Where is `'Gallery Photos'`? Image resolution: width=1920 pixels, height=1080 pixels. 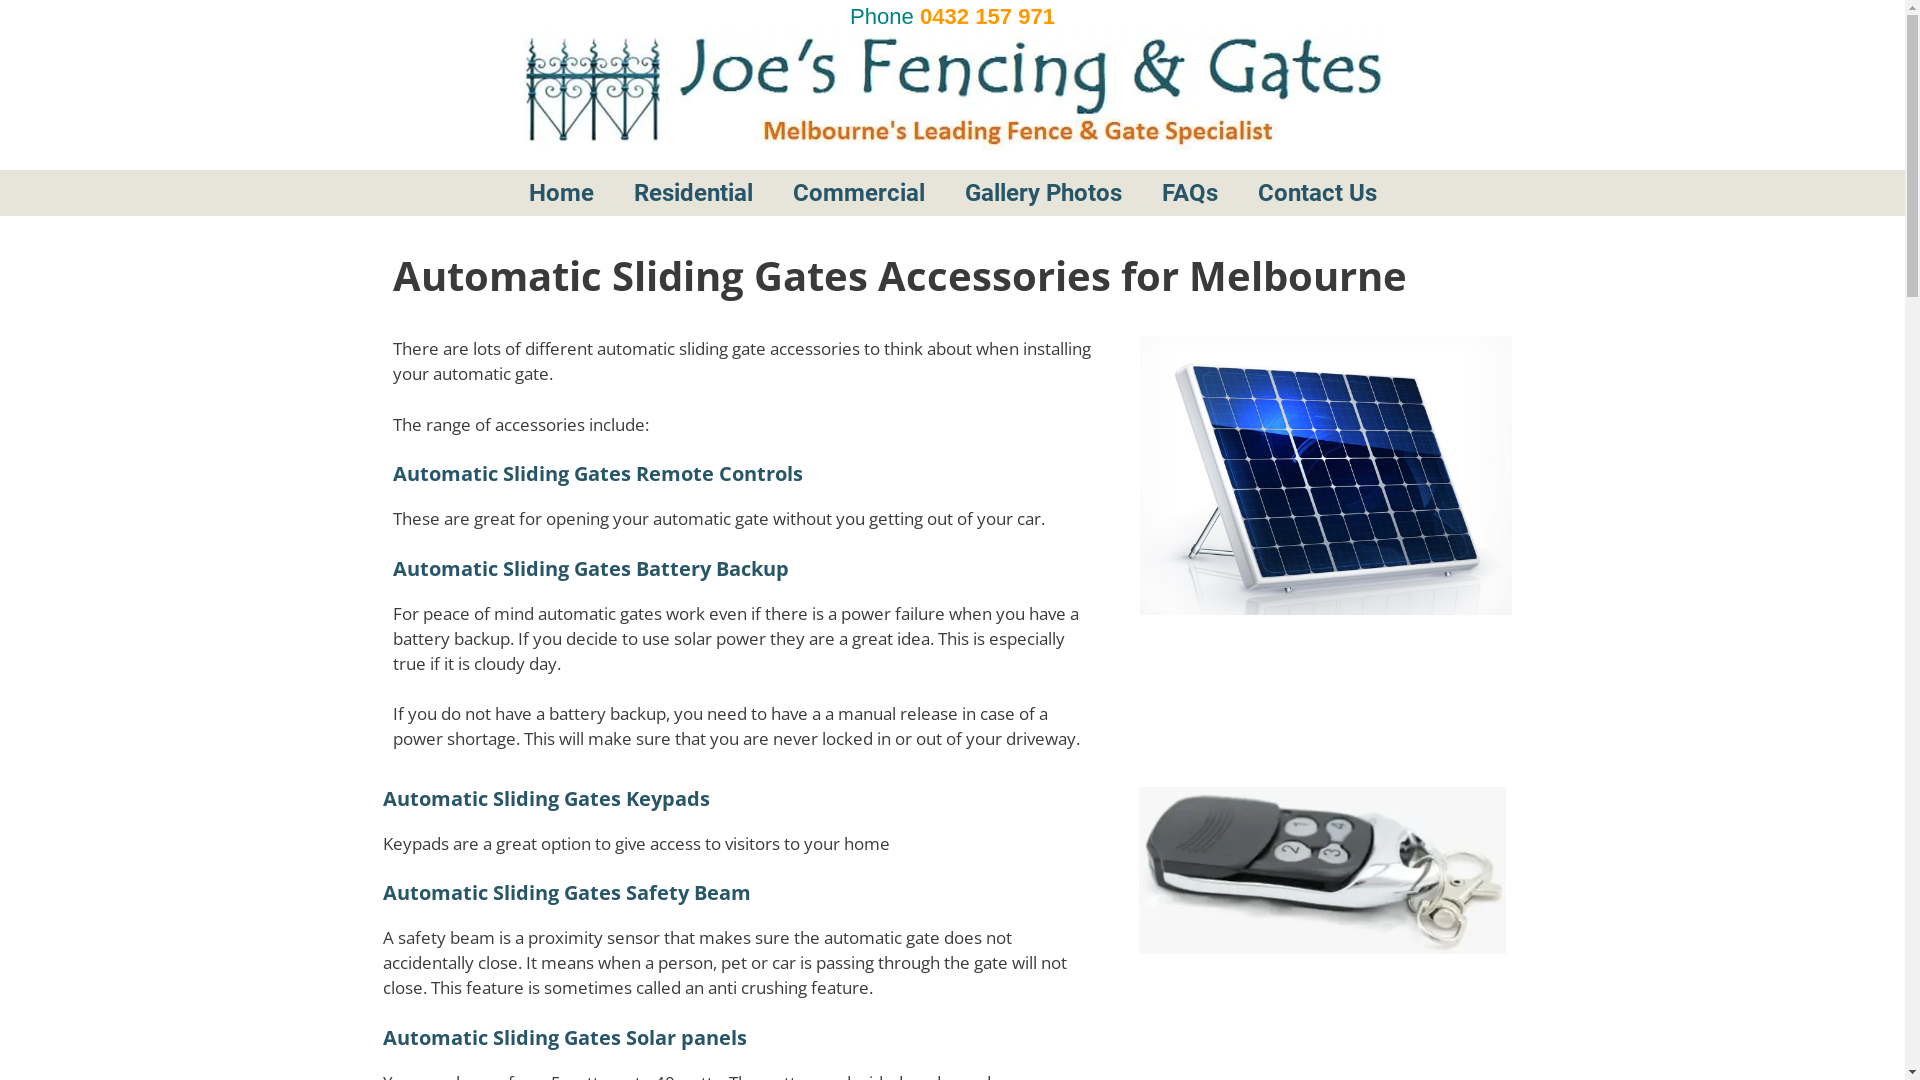
'Gallery Photos' is located at coordinates (1041, 192).